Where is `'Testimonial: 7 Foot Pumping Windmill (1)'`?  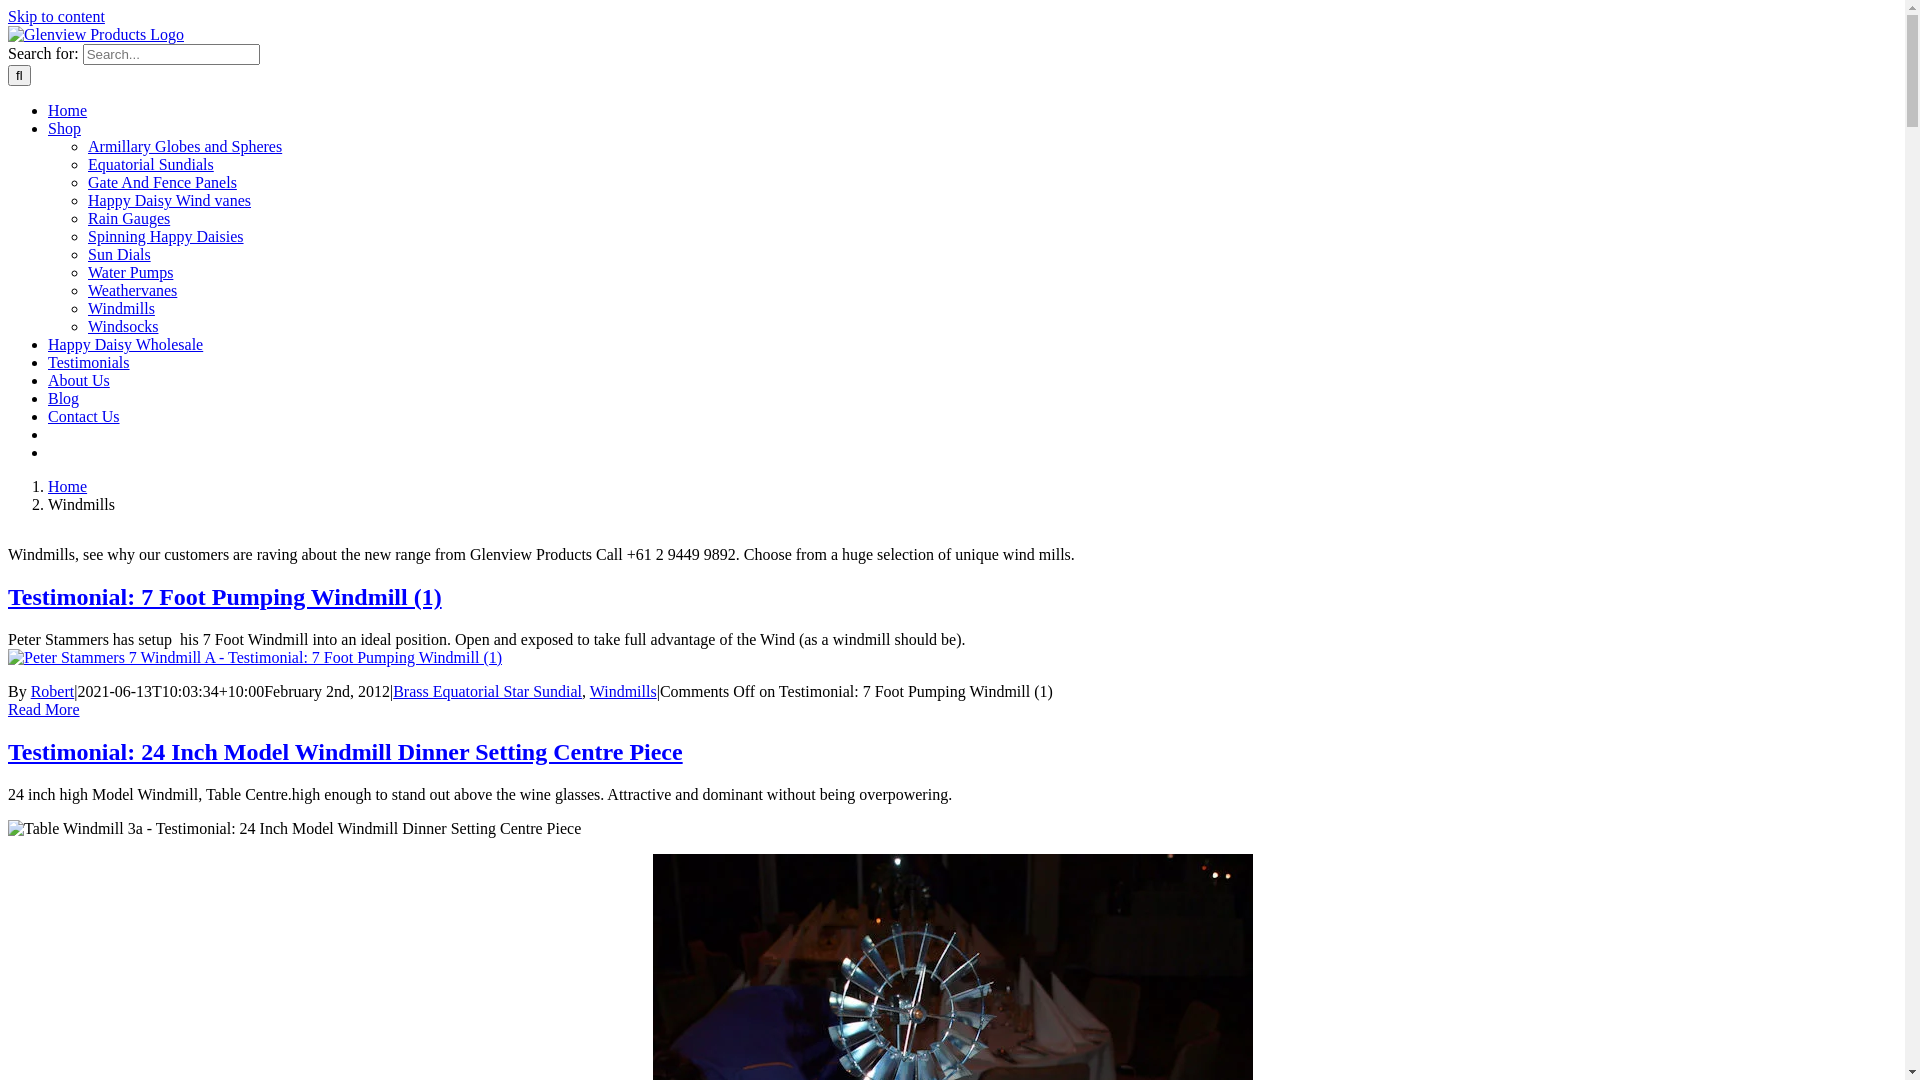 'Testimonial: 7 Foot Pumping Windmill (1)' is located at coordinates (253, 658).